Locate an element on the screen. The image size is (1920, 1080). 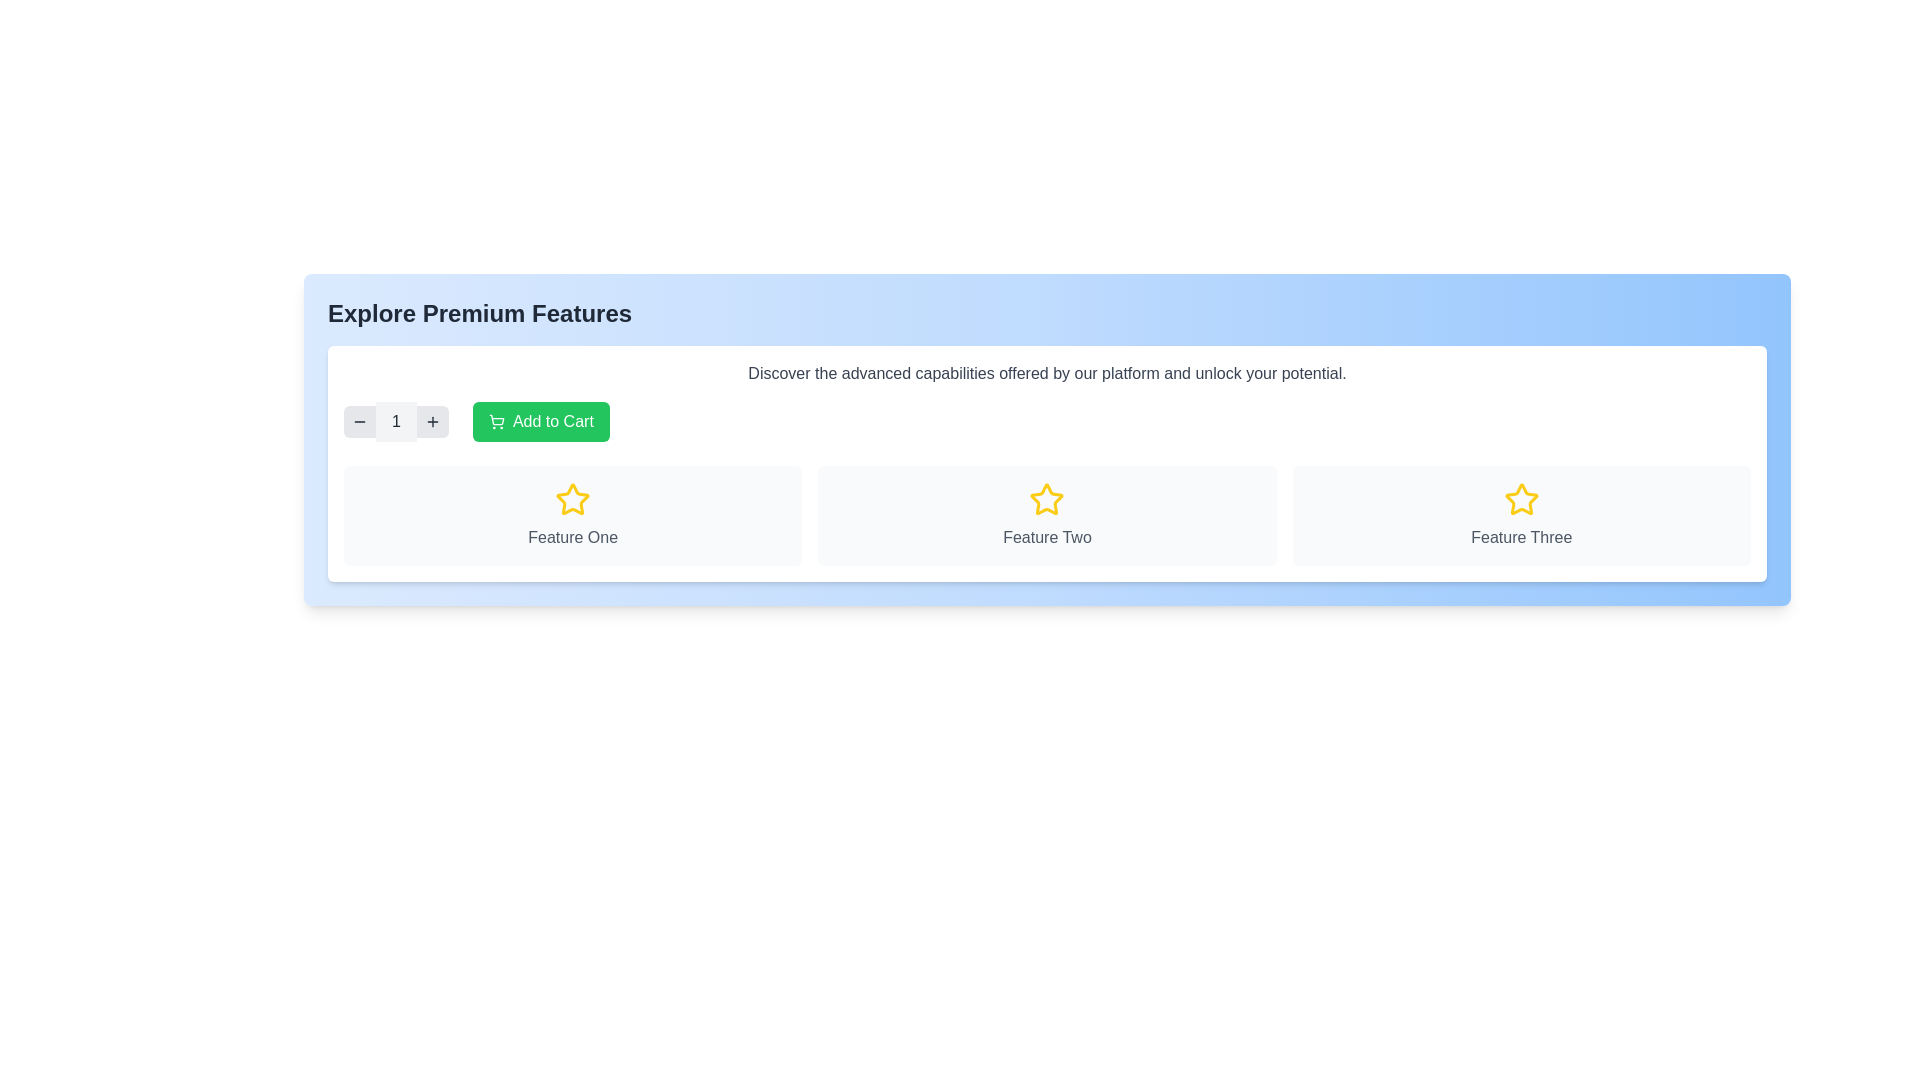
the star-shaped icon with a yellow outline located above the text label 'Feature Two', which is the second item in a row of three within the grid of feature boxes is located at coordinates (1046, 498).